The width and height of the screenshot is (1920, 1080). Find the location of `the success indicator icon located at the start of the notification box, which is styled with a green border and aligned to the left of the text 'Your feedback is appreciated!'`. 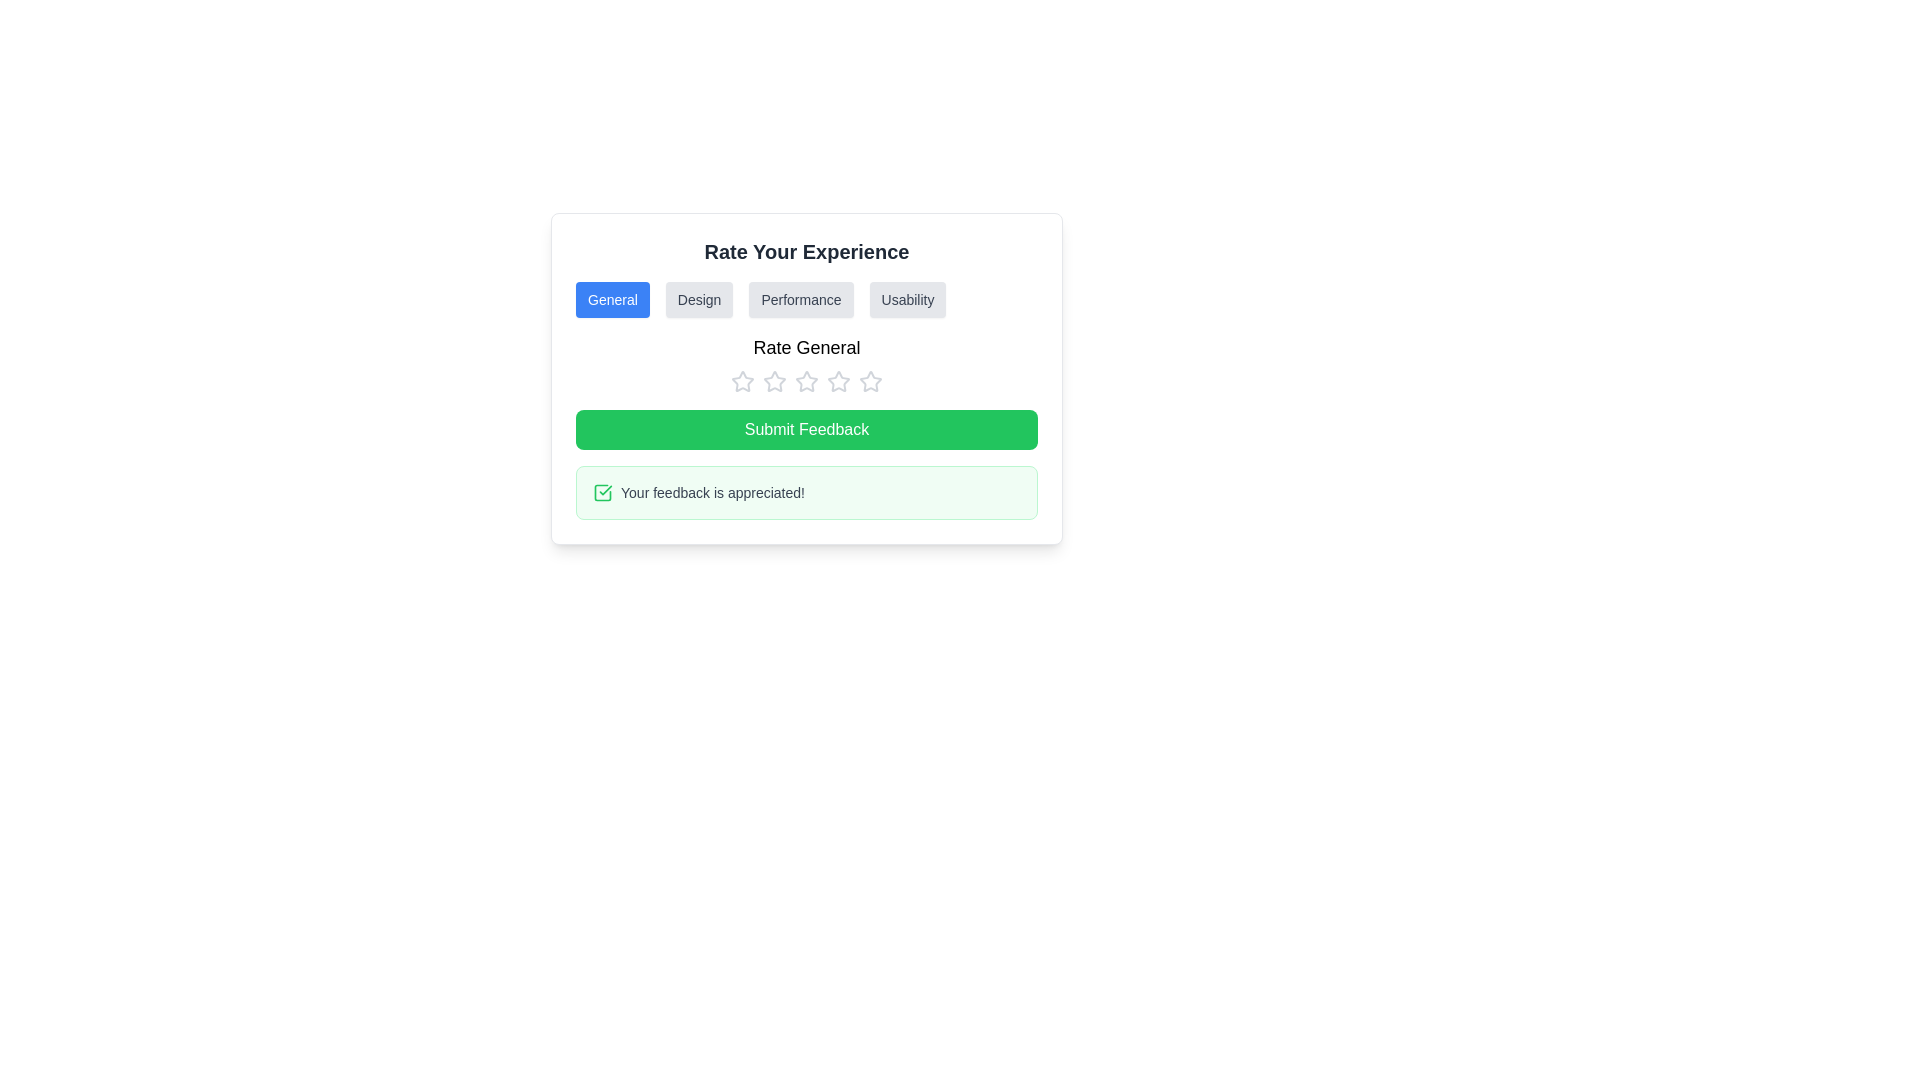

the success indicator icon located at the start of the notification box, which is styled with a green border and aligned to the left of the text 'Your feedback is appreciated!' is located at coordinates (602, 493).